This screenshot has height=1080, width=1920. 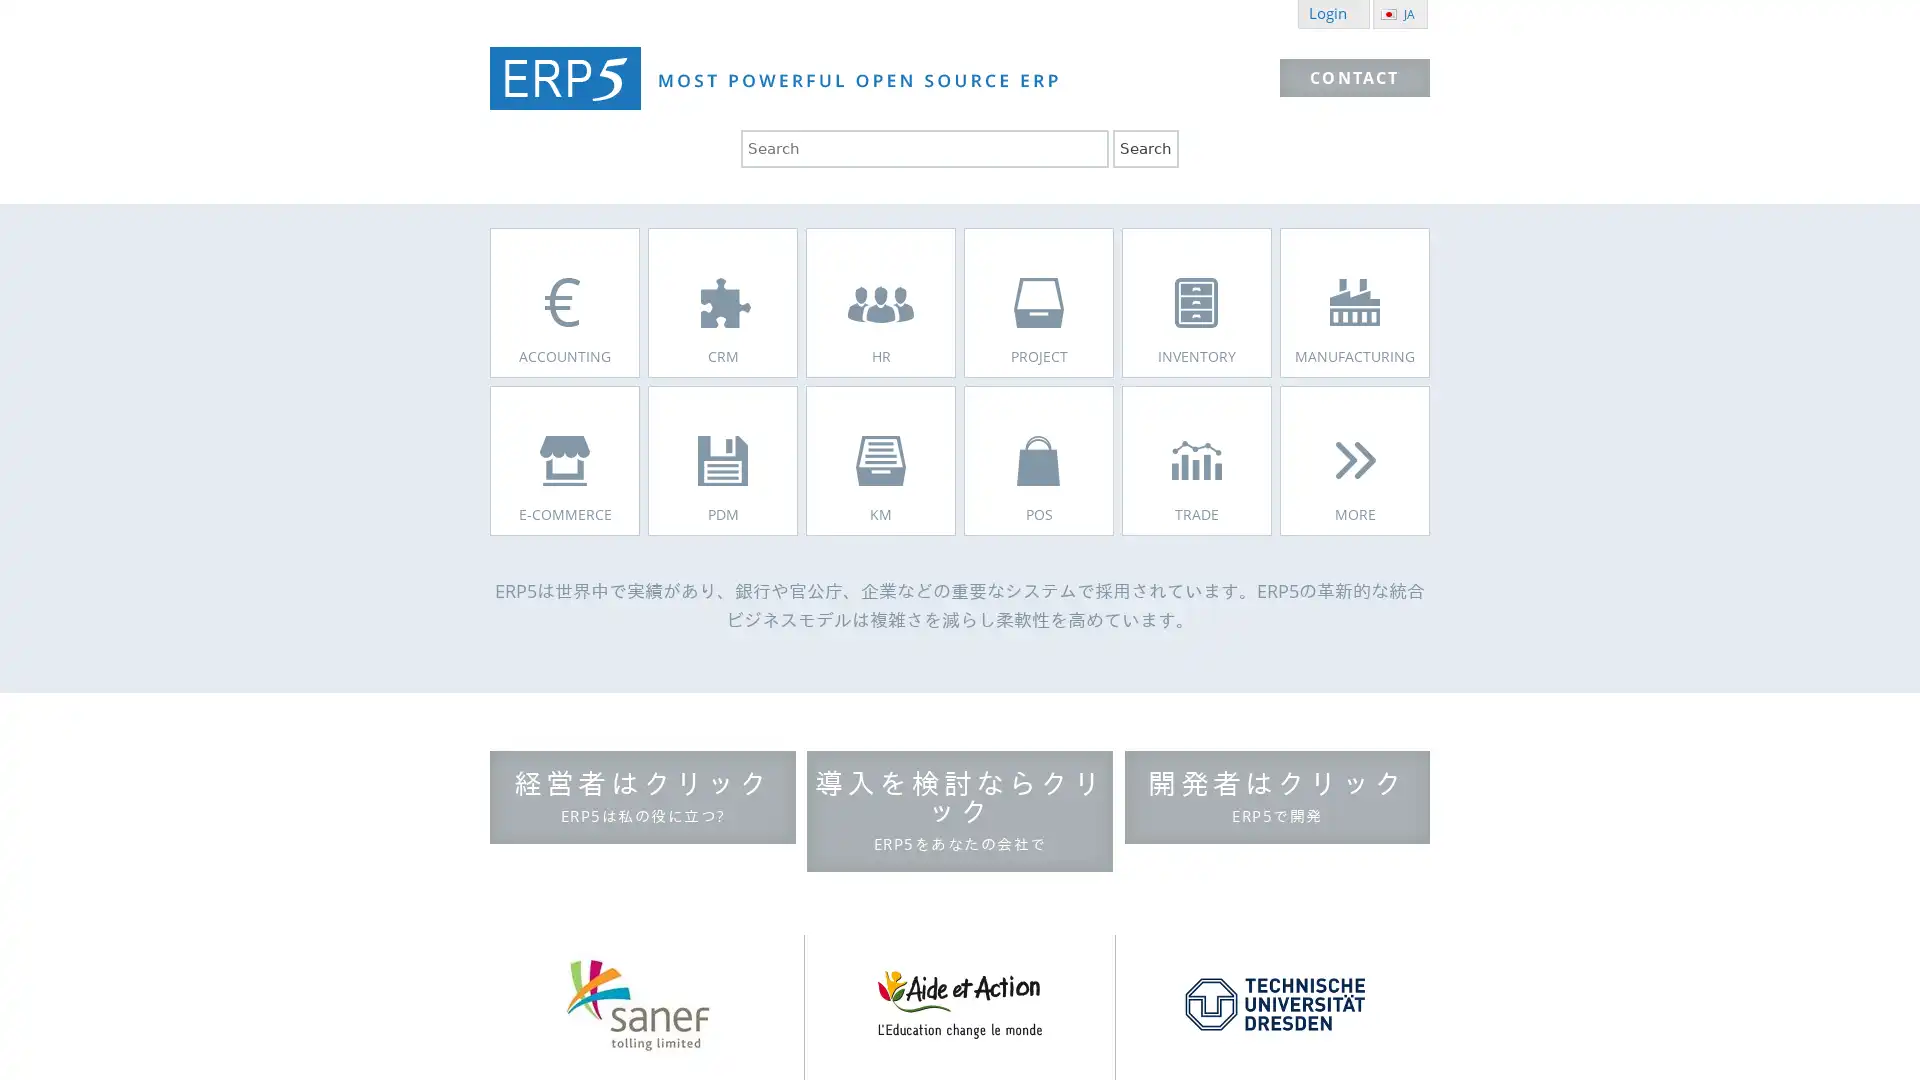 I want to click on Search, so click(x=1146, y=148).